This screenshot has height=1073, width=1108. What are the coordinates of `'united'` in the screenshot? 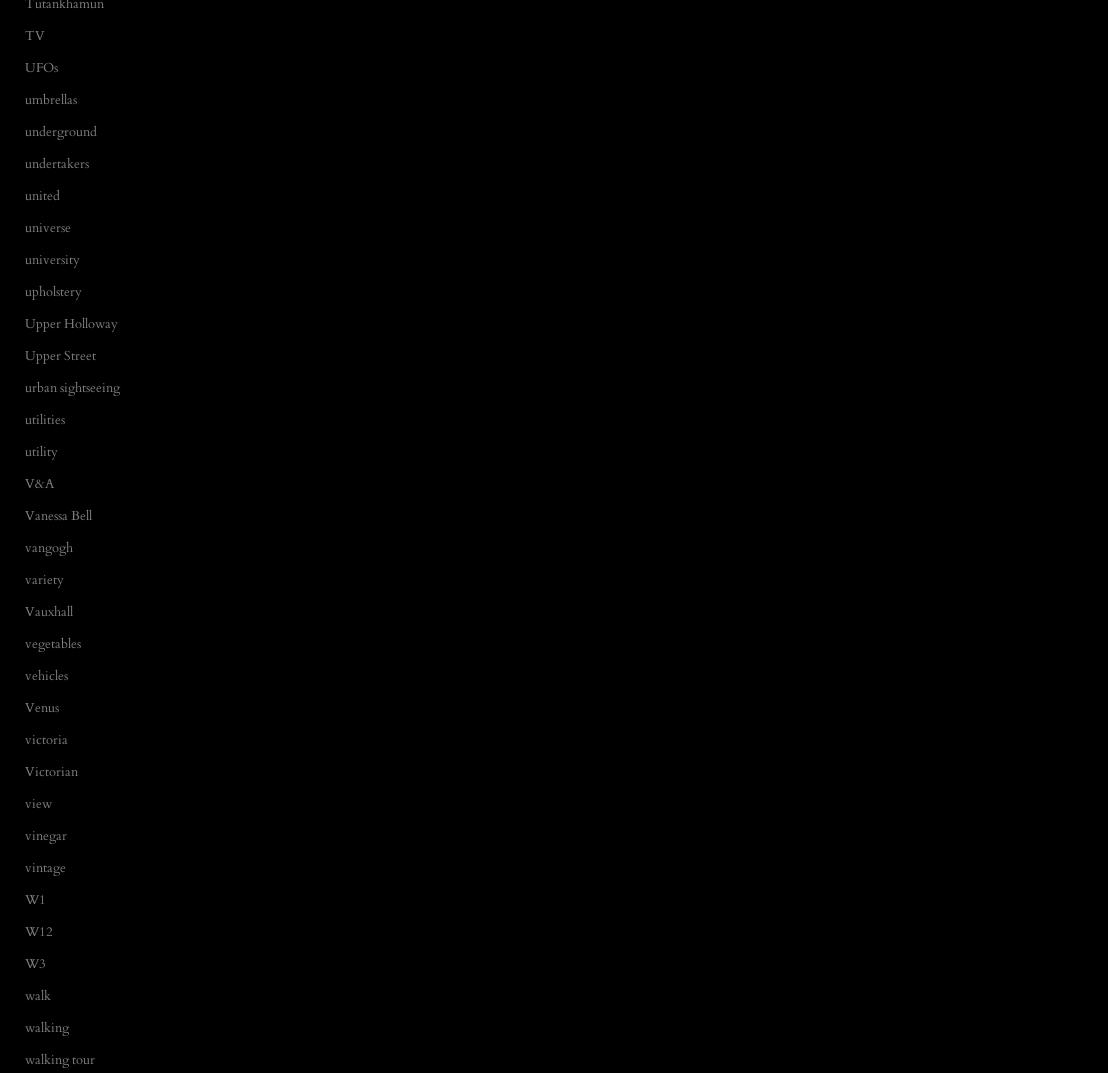 It's located at (25, 194).